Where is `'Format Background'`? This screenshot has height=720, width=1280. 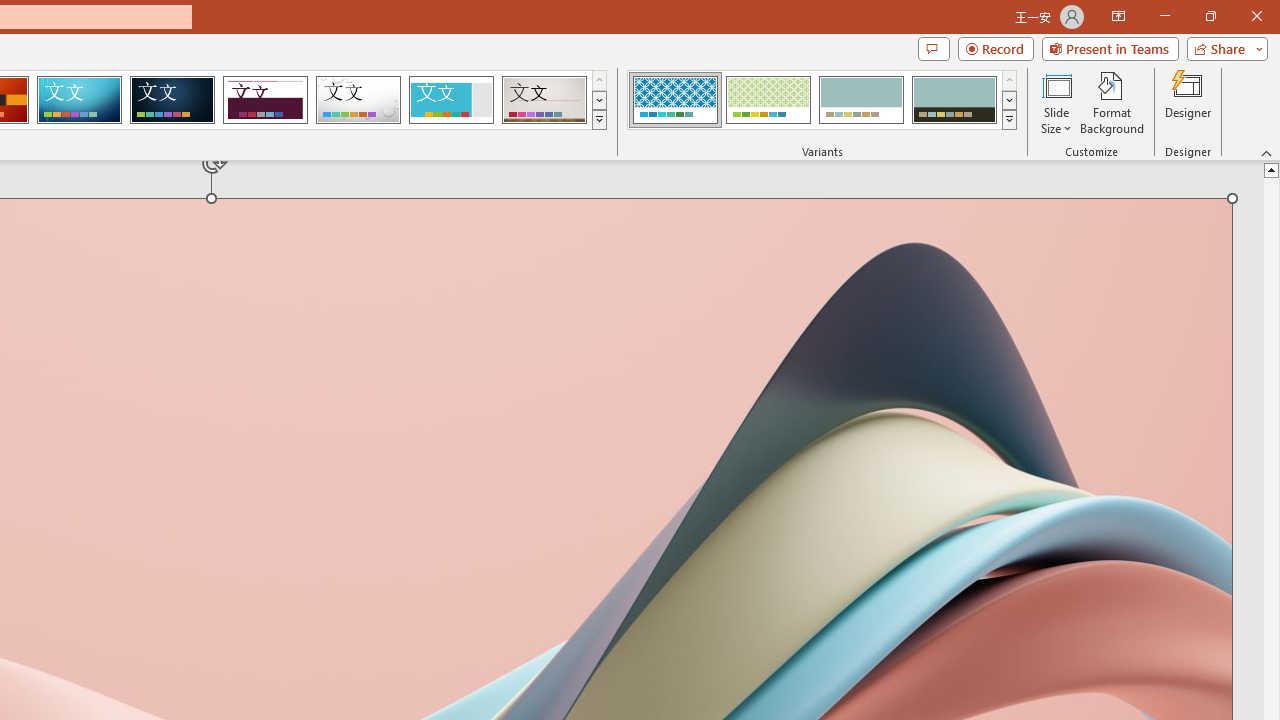 'Format Background' is located at coordinates (1111, 103).